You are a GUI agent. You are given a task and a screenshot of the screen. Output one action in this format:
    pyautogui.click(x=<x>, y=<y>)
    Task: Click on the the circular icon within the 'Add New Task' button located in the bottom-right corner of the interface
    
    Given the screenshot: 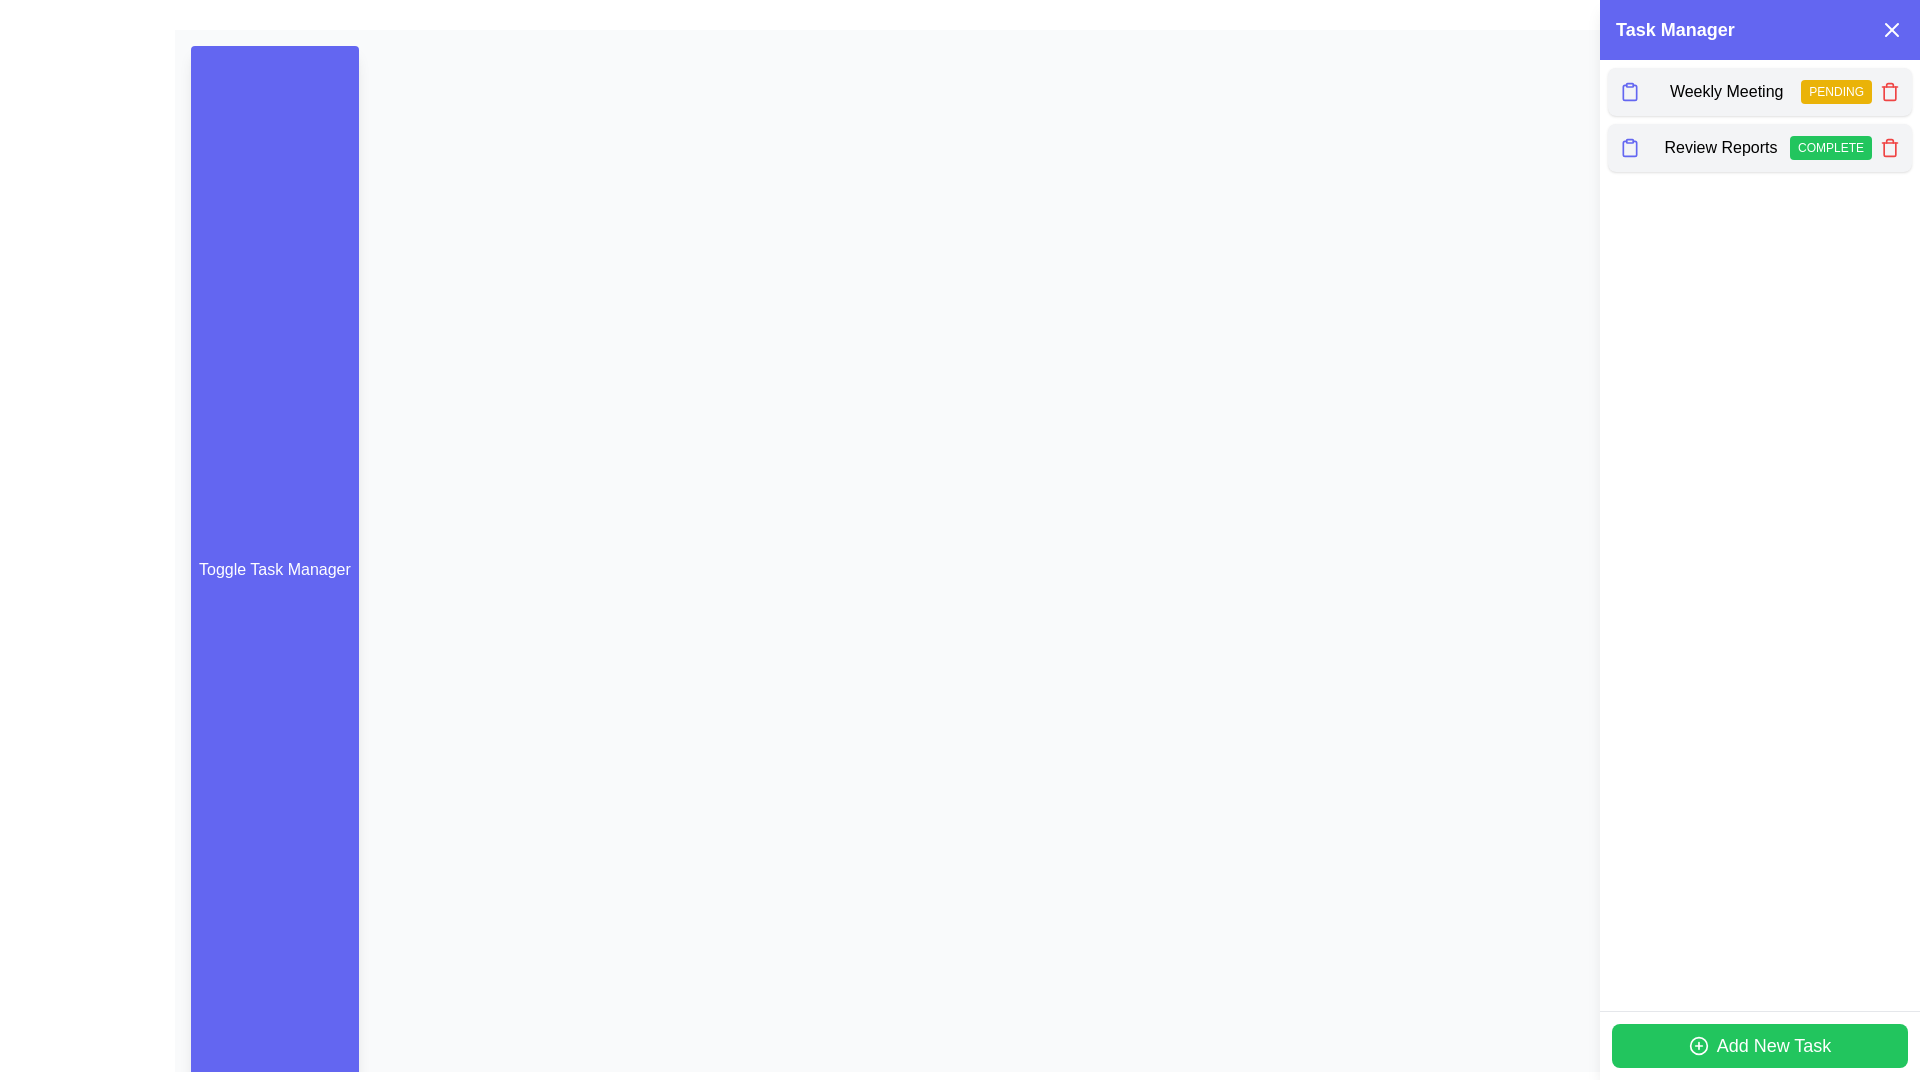 What is the action you would take?
    pyautogui.click(x=1697, y=1044)
    